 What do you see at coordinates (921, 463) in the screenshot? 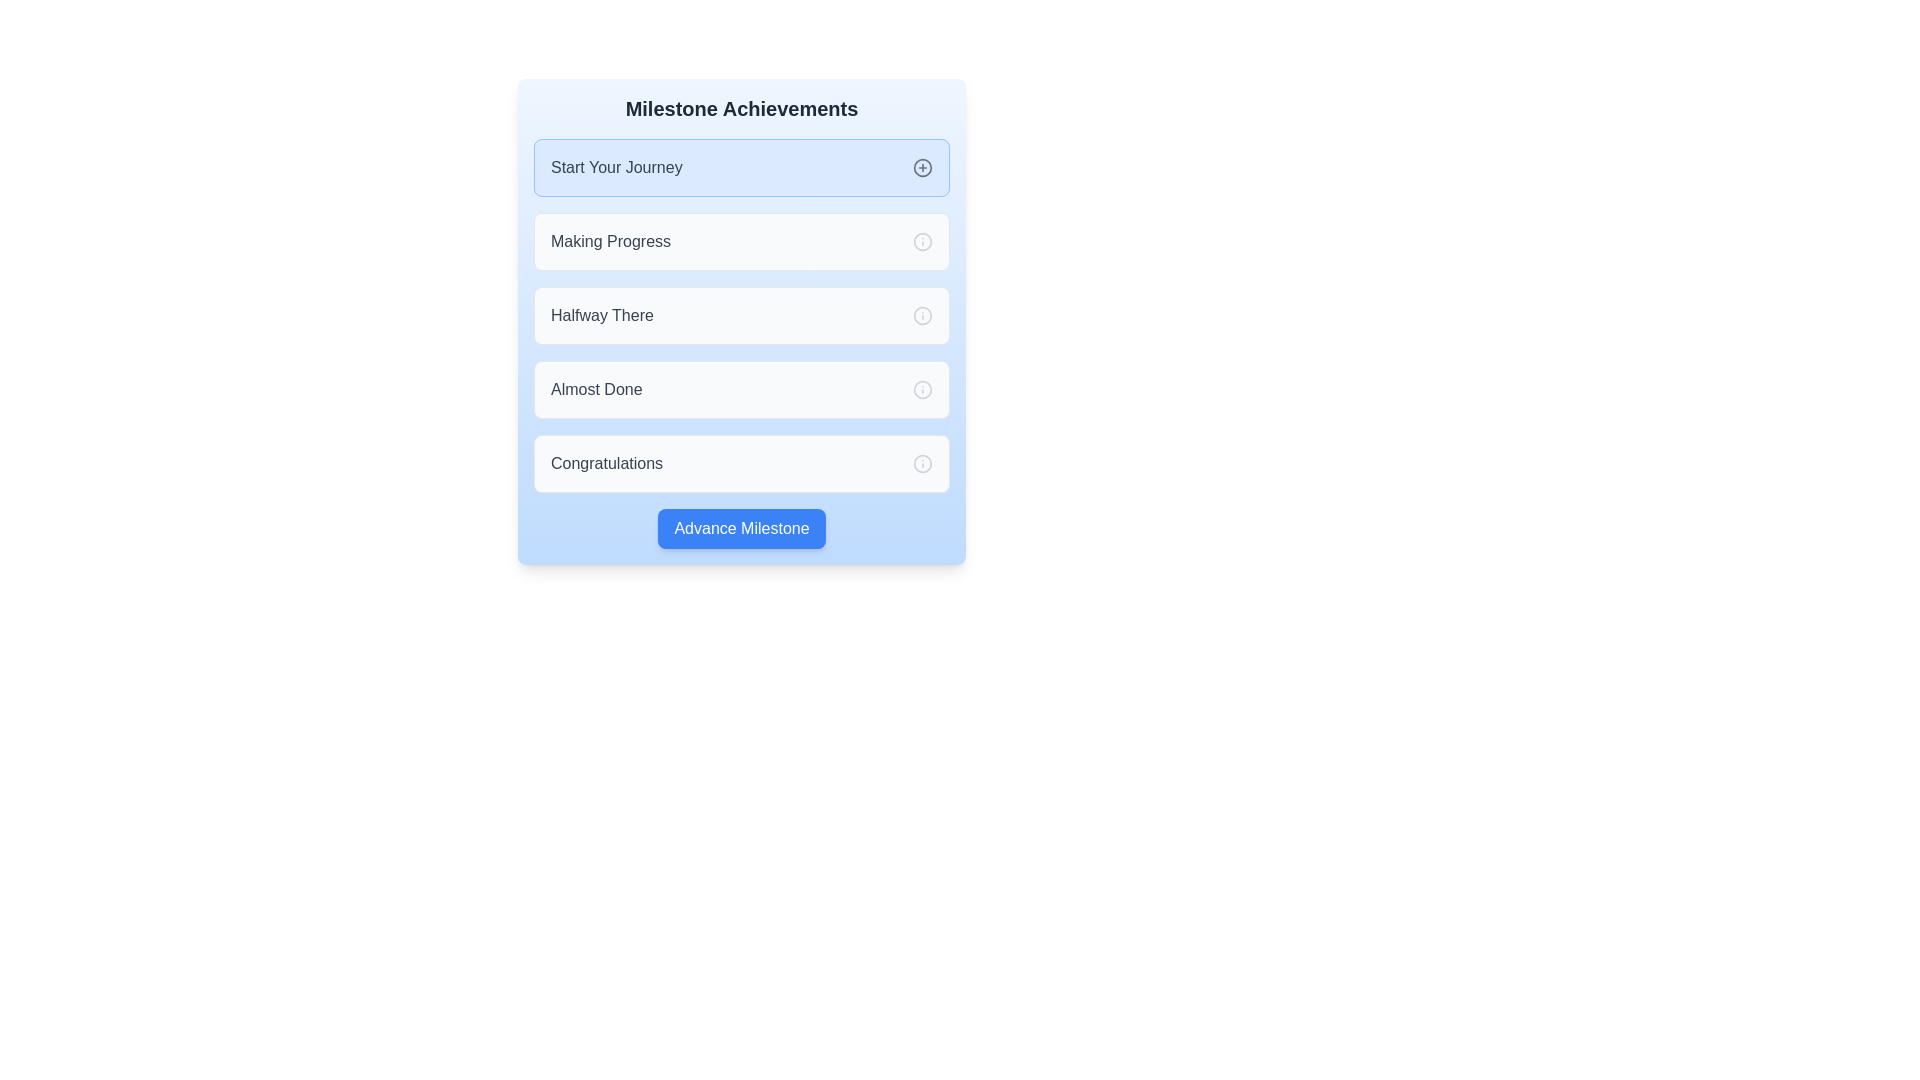
I see `the fourth circular SVG element in the 'Milestone Achievements' interface, which has a thin stroke and no fill, adjacent to the 'Almost Done' milestone` at bounding box center [921, 463].